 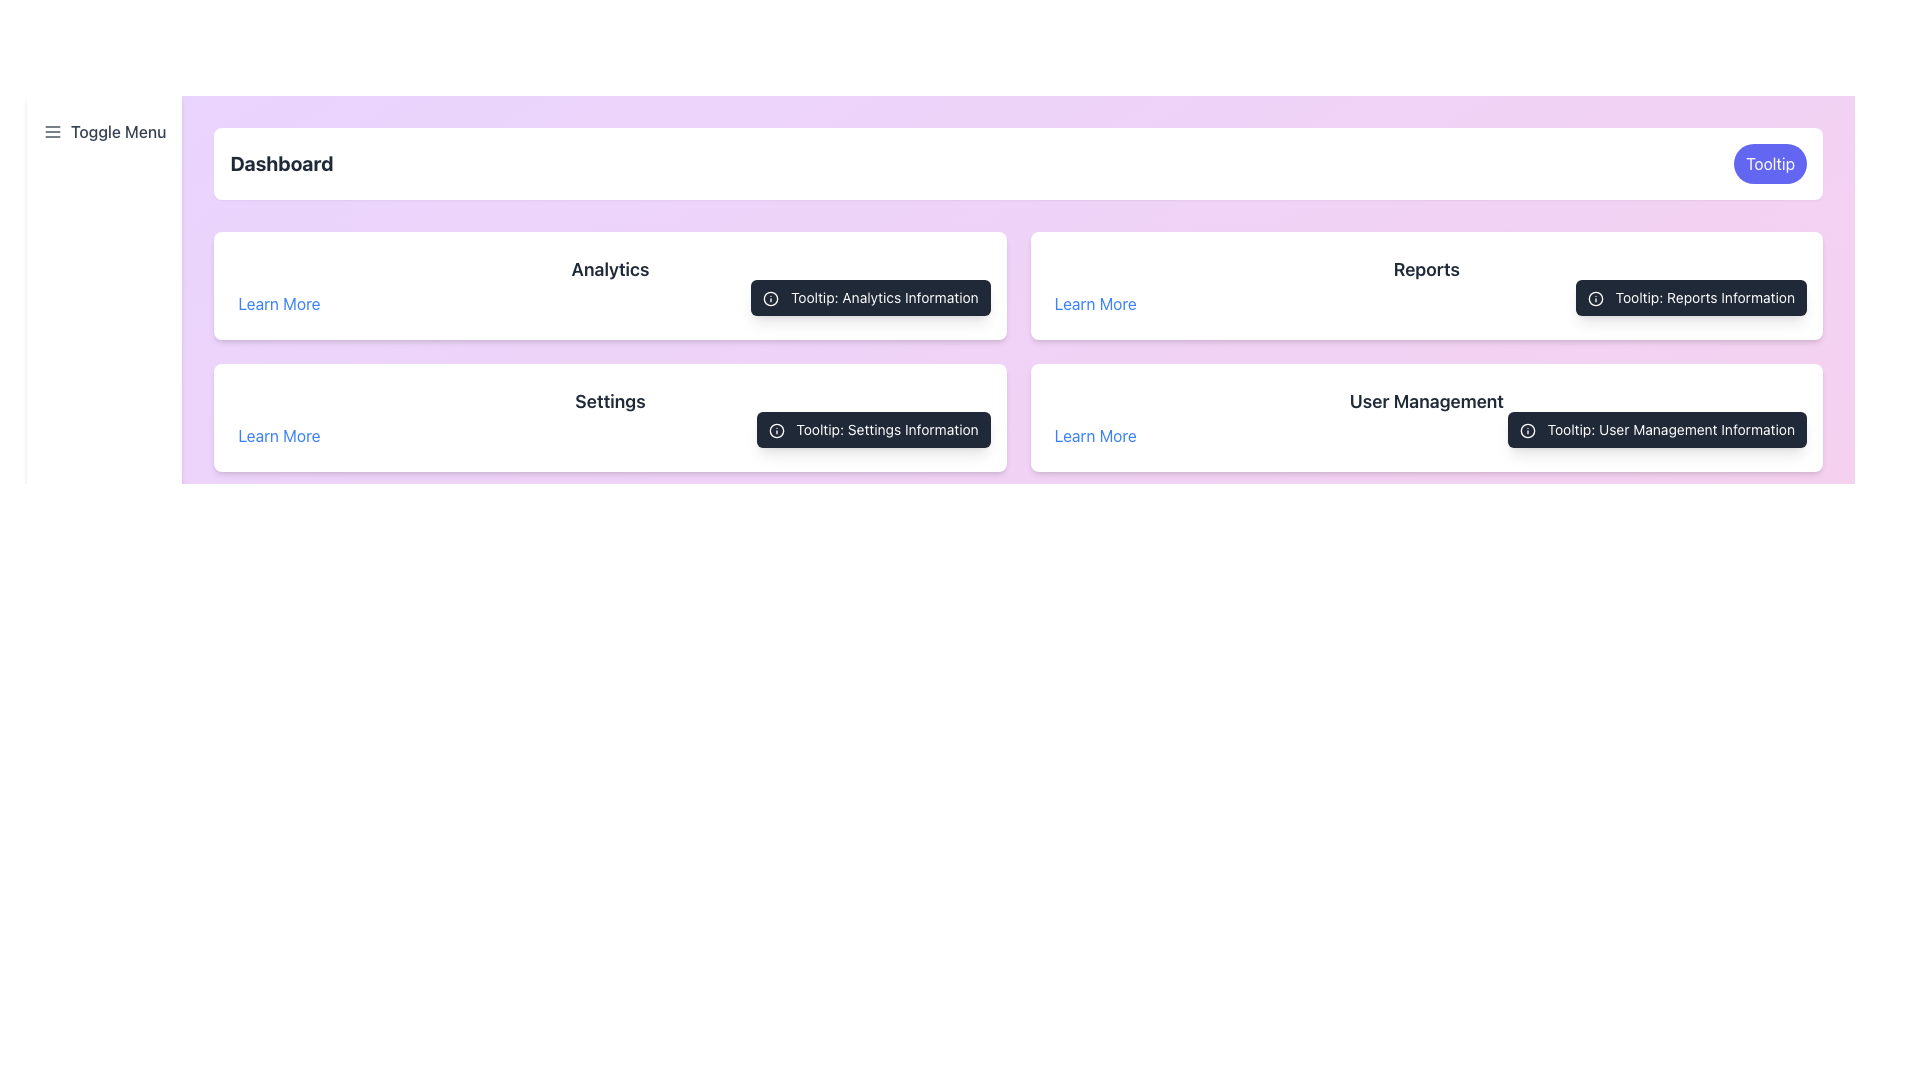 I want to click on the Section card for 'Analytics' located in the first row and first column of the grid layout, directly below the 'Dashboard' header, so click(x=609, y=285).